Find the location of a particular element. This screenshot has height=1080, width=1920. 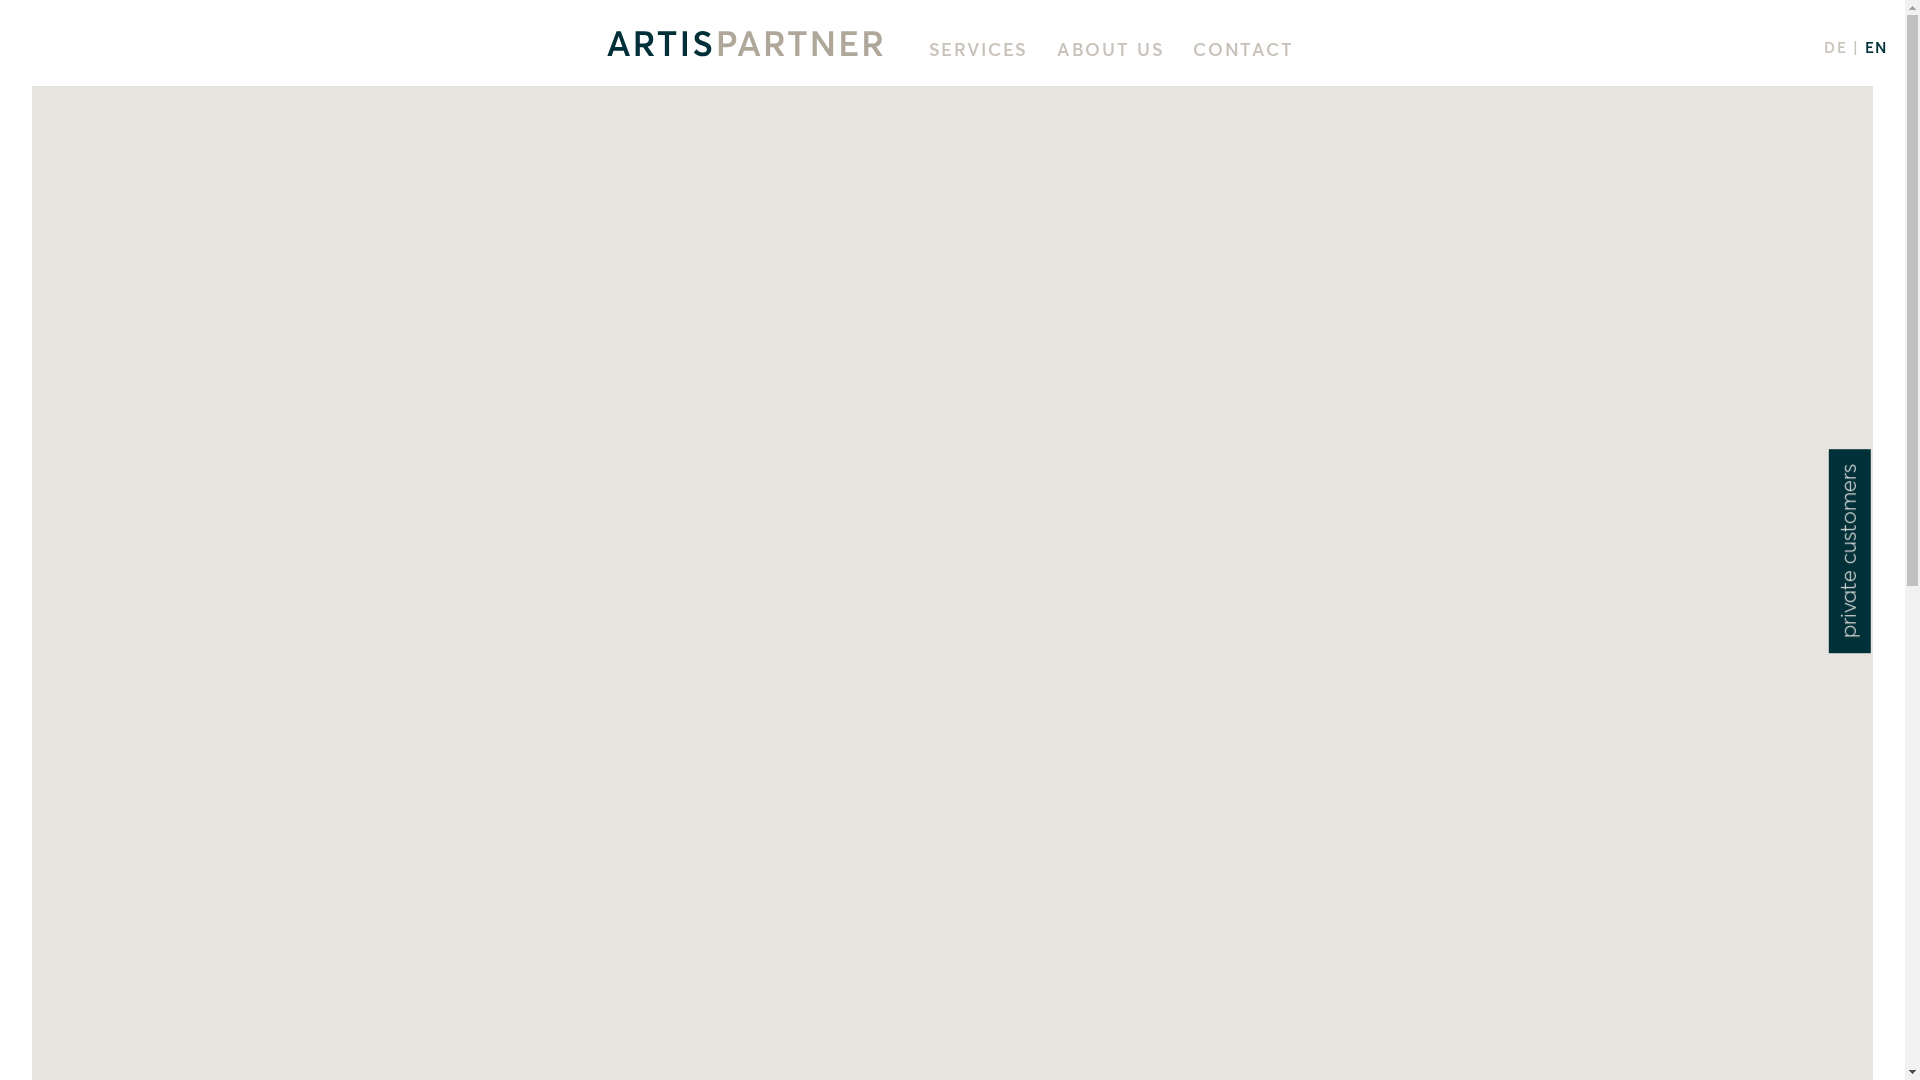

'CONTACT' is located at coordinates (1242, 49).